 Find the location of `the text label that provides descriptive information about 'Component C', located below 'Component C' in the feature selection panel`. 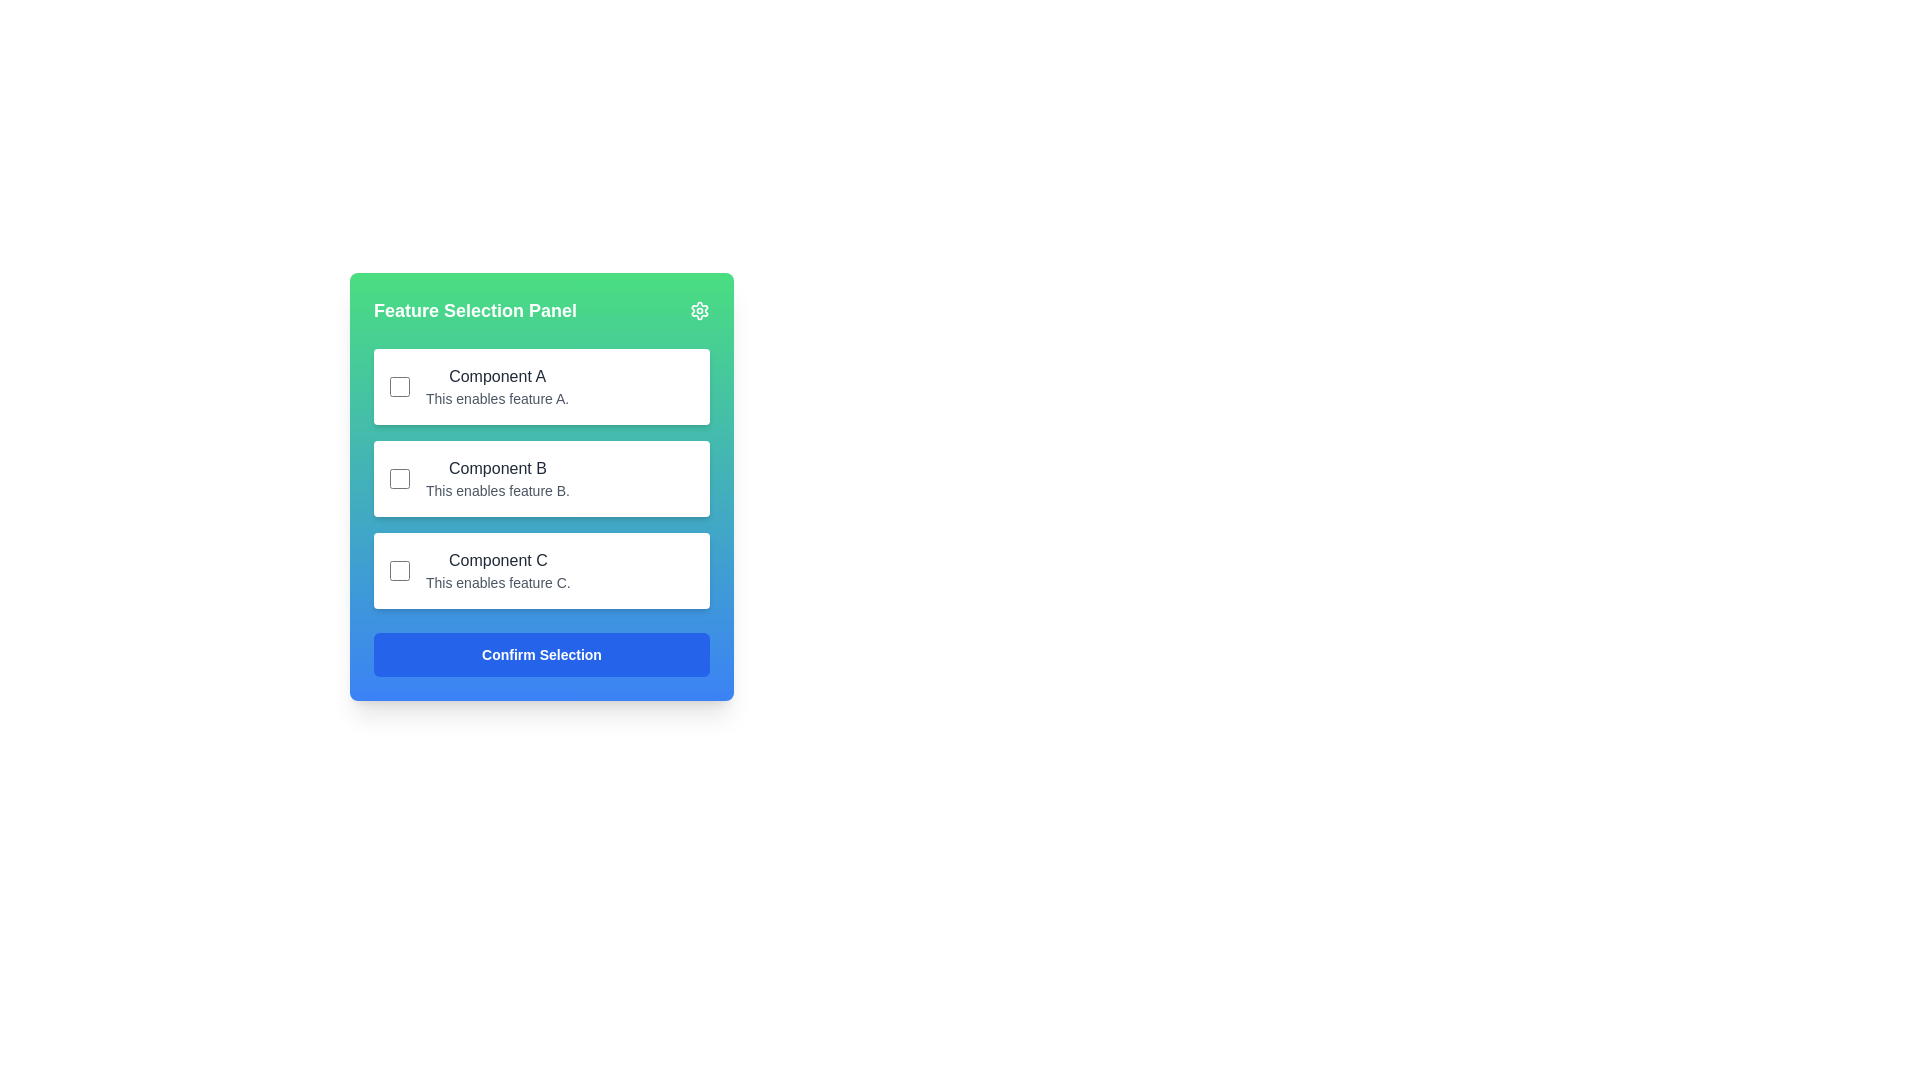

the text label that provides descriptive information about 'Component C', located below 'Component C' in the feature selection panel is located at coordinates (498, 582).